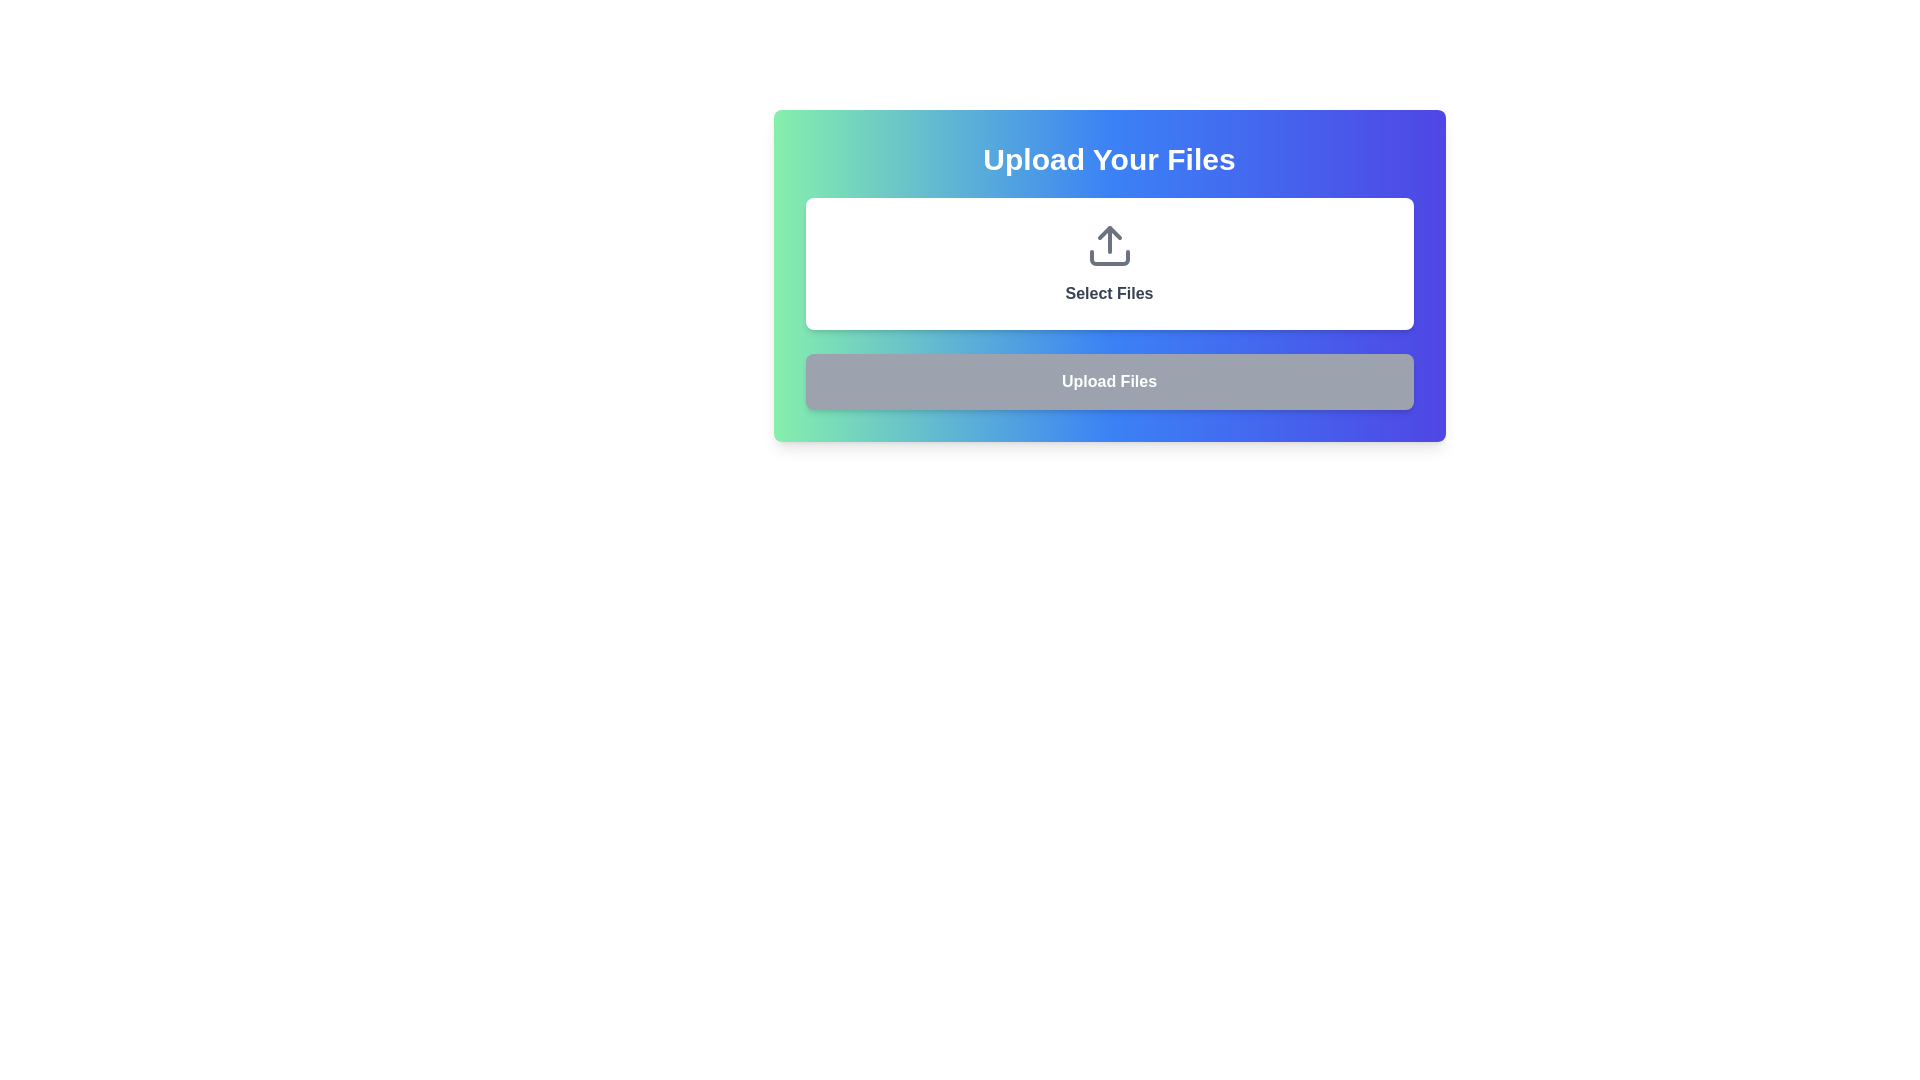 The width and height of the screenshot is (1920, 1080). I want to click on the 'Select Files' file upload input area, which features an upward-facing gray arrow icon and bold text on a white background, so click(1108, 262).